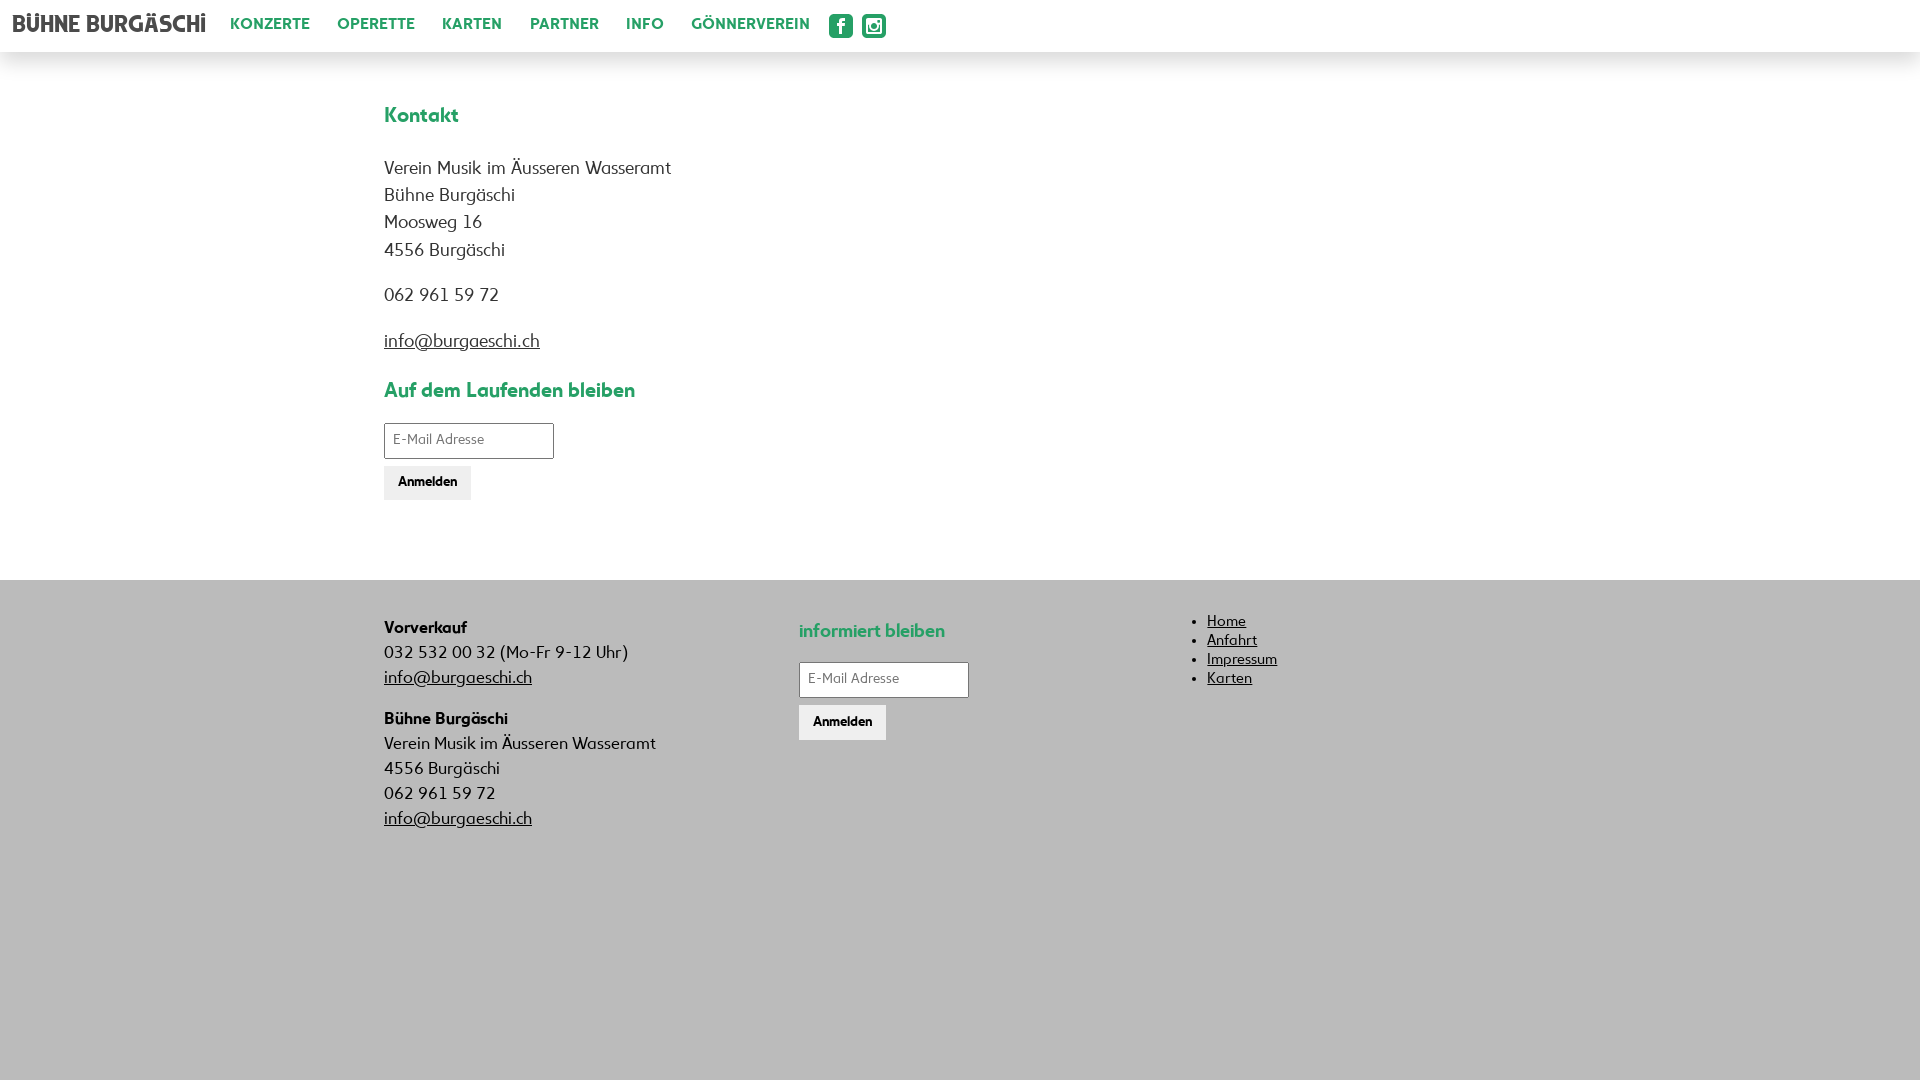 The height and width of the screenshot is (1080, 1920). I want to click on 'Home', so click(1225, 620).